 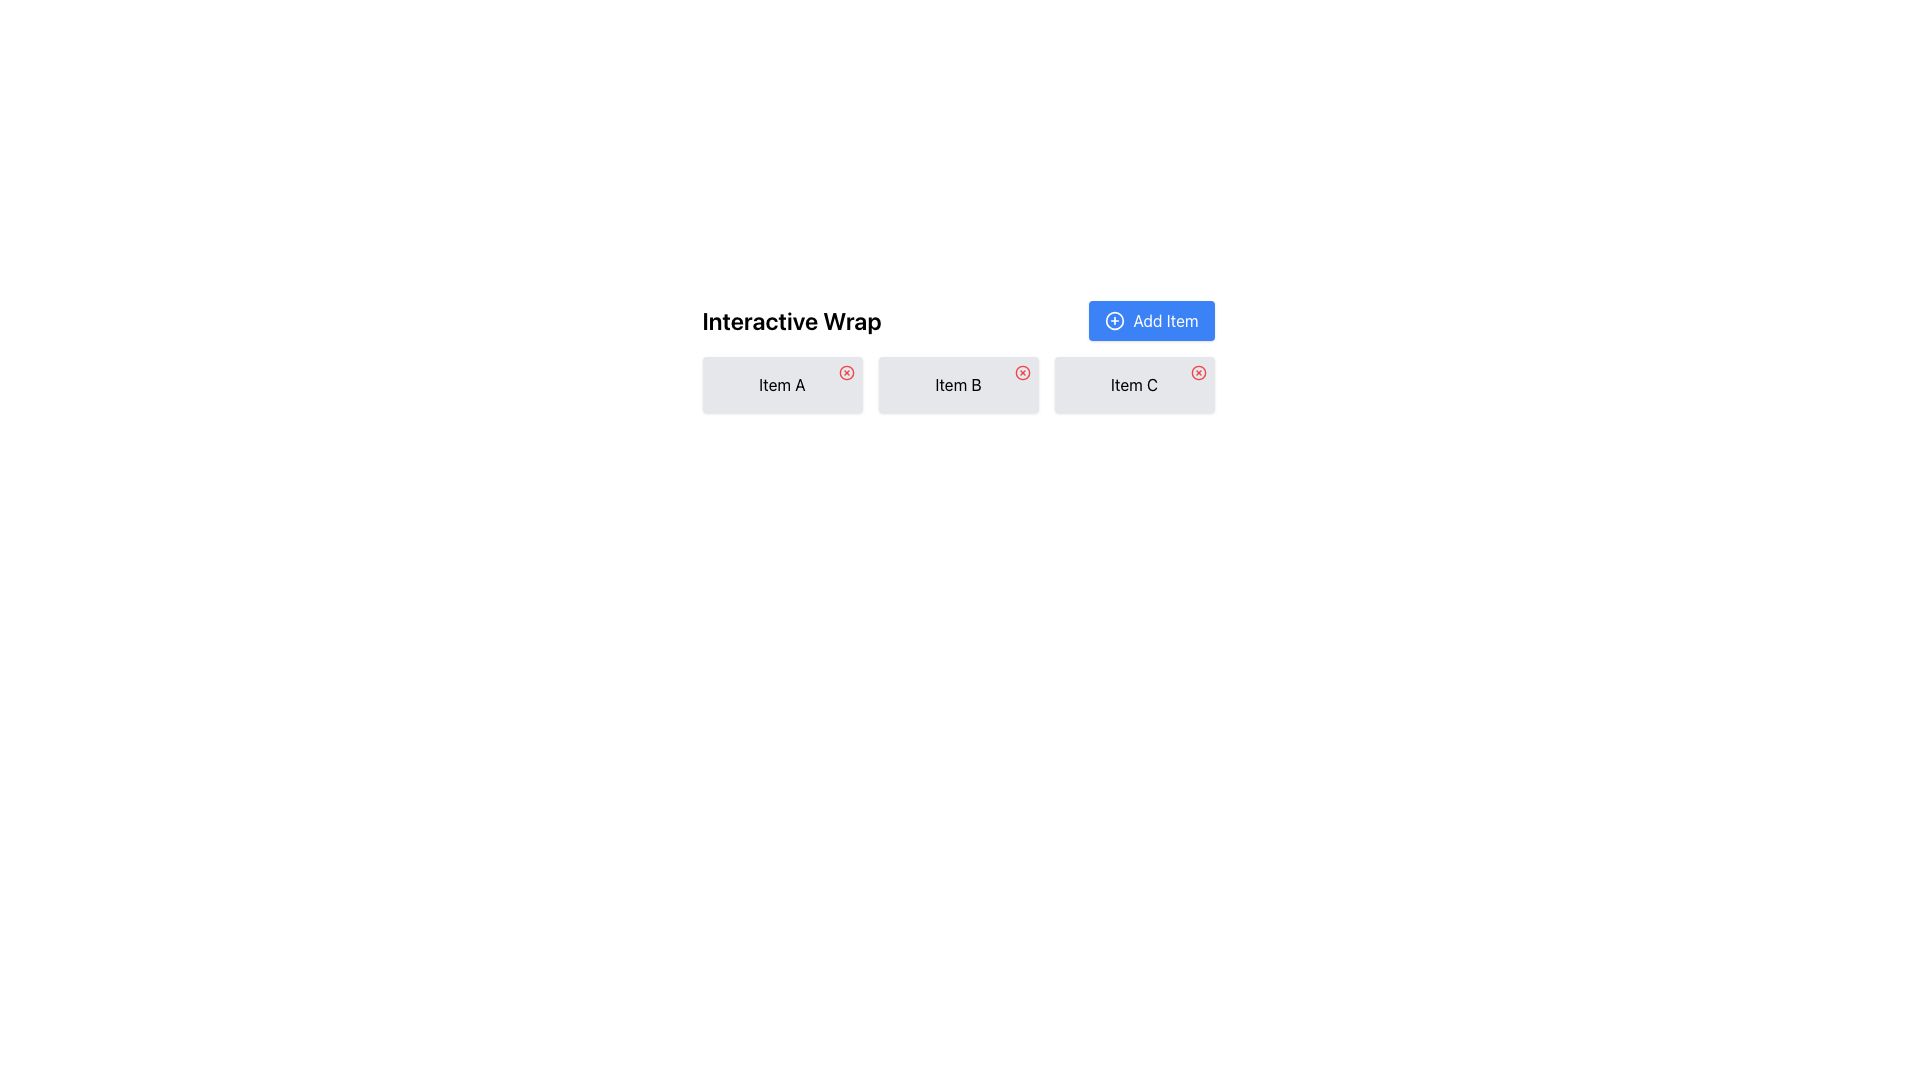 What do you see at coordinates (781, 385) in the screenshot?
I see `the text label element that displays 'Item A', which is prominently styled and located at the top of the gray rounded box` at bounding box center [781, 385].